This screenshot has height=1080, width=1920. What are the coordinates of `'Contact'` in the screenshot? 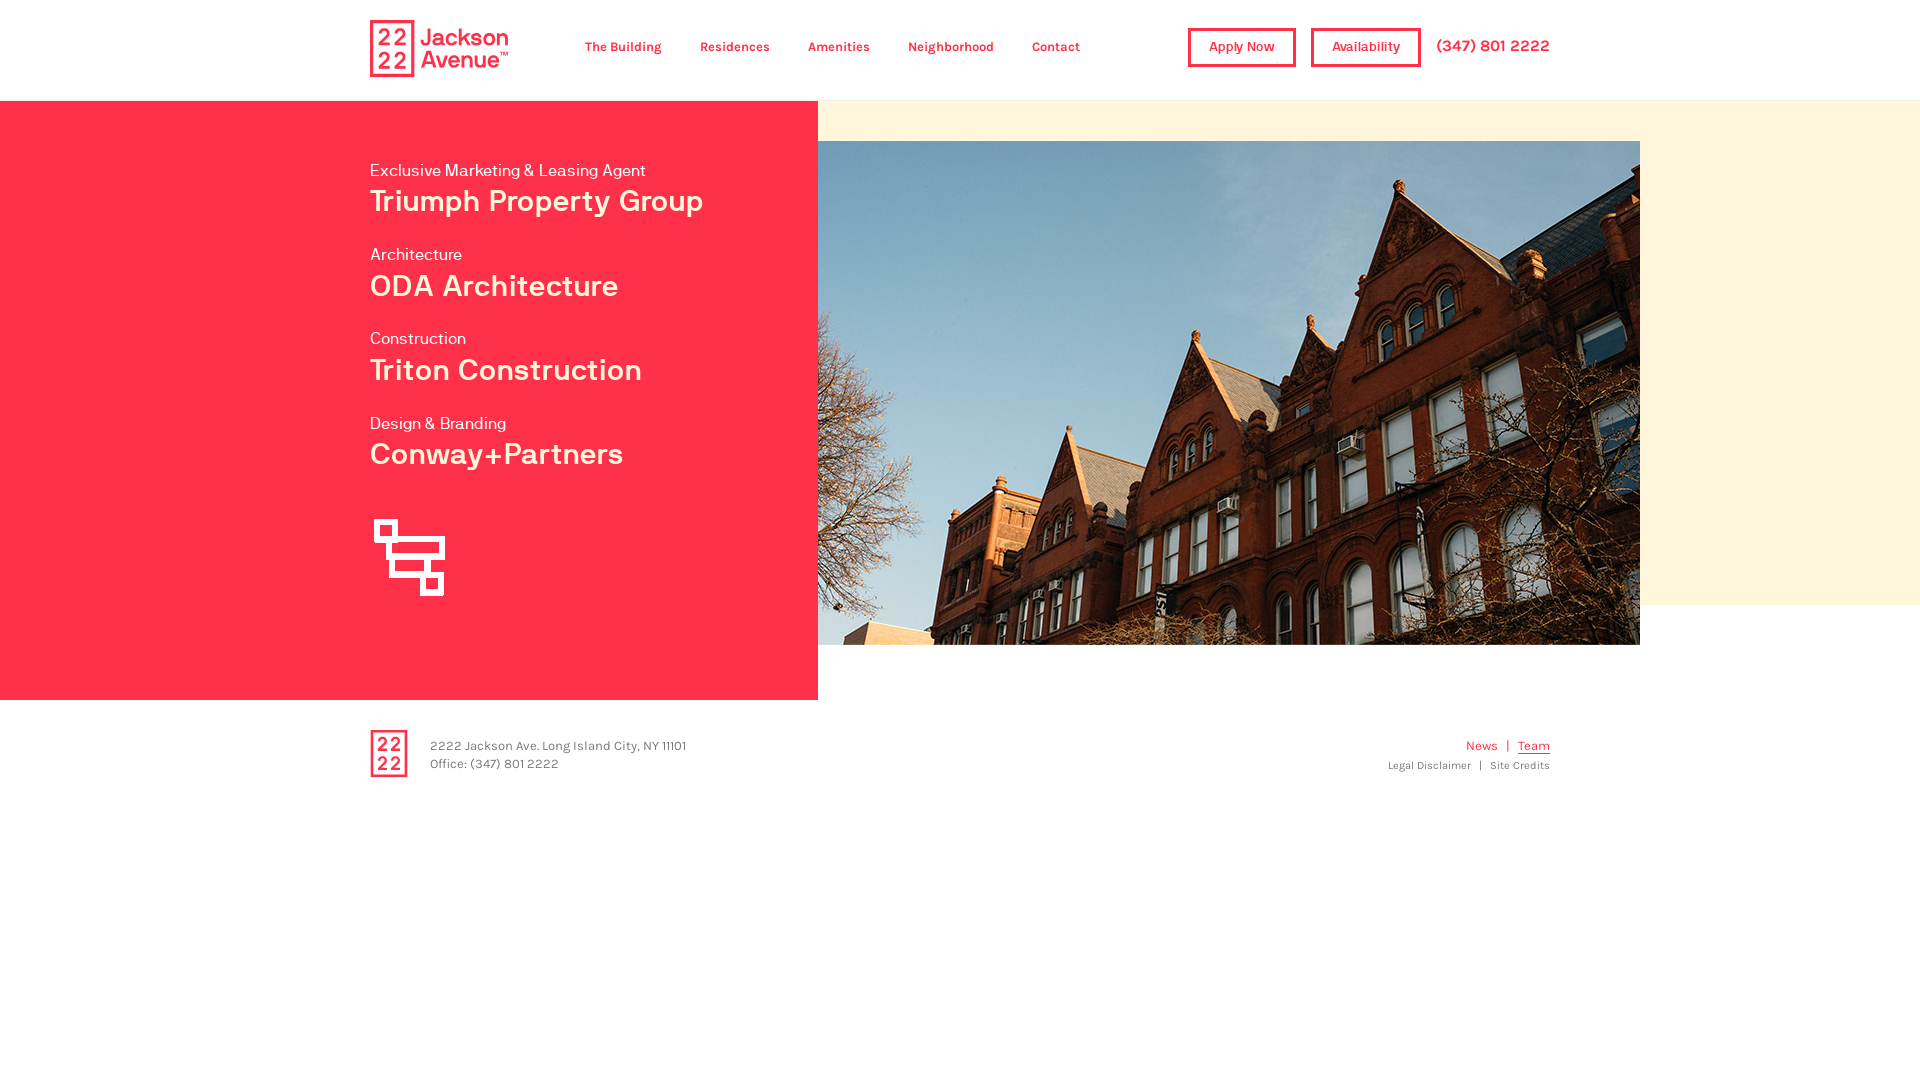 It's located at (1055, 45).